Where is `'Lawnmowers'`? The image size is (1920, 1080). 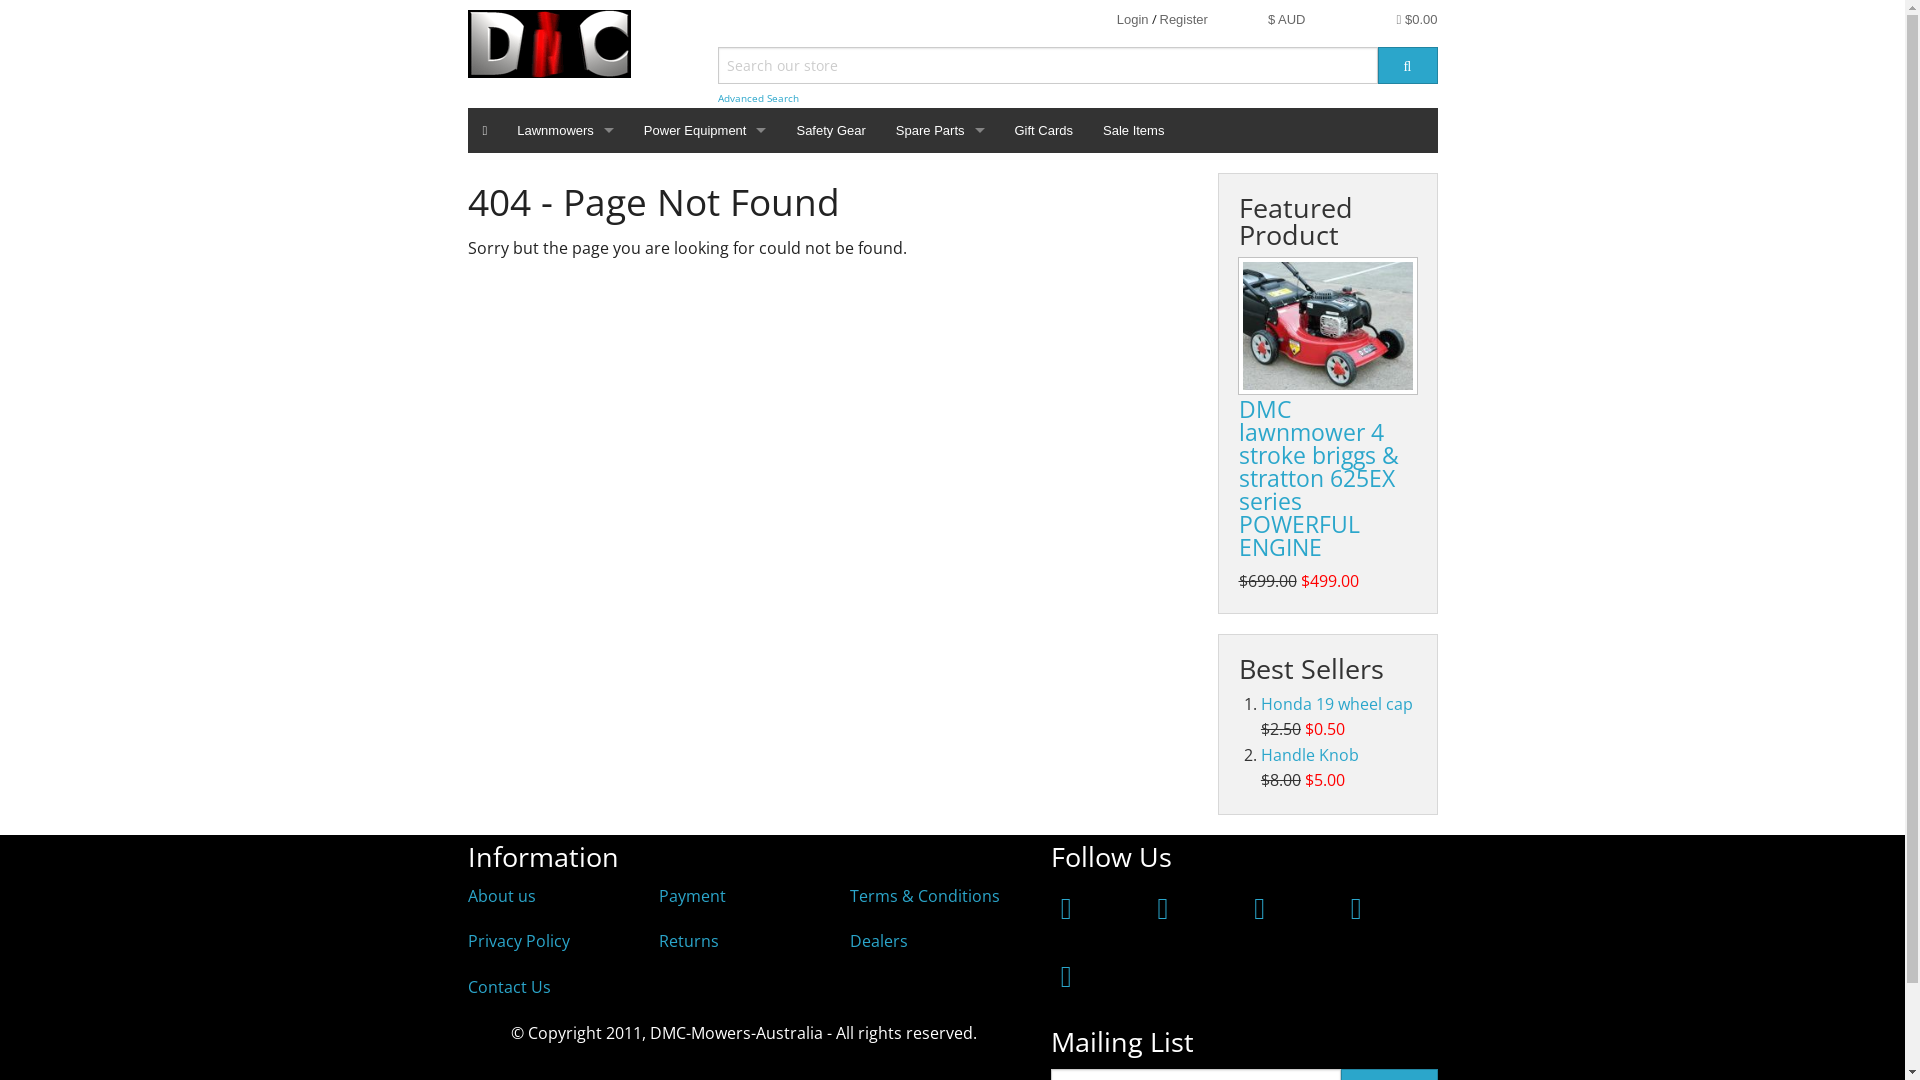 'Lawnmowers' is located at coordinates (564, 130).